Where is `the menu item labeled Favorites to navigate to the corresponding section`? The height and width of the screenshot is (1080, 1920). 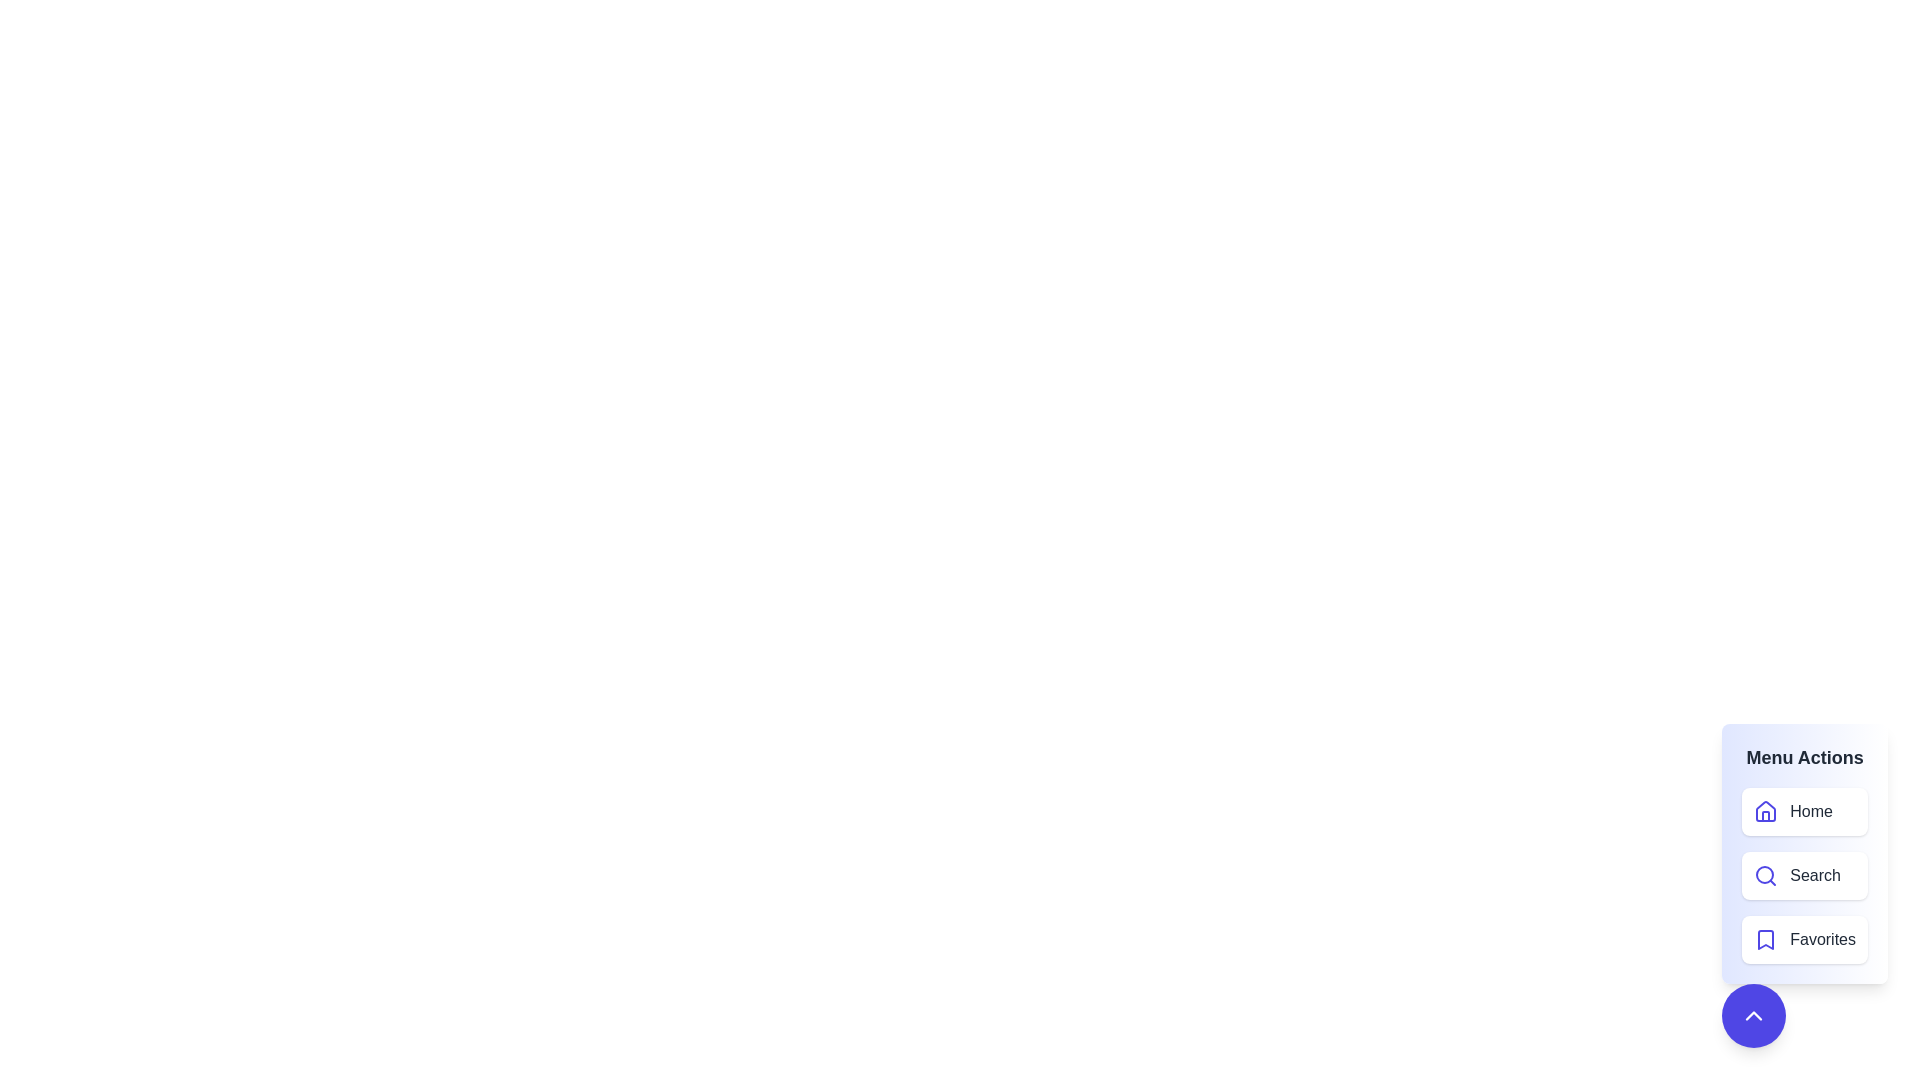
the menu item labeled Favorites to navigate to the corresponding section is located at coordinates (1805, 940).